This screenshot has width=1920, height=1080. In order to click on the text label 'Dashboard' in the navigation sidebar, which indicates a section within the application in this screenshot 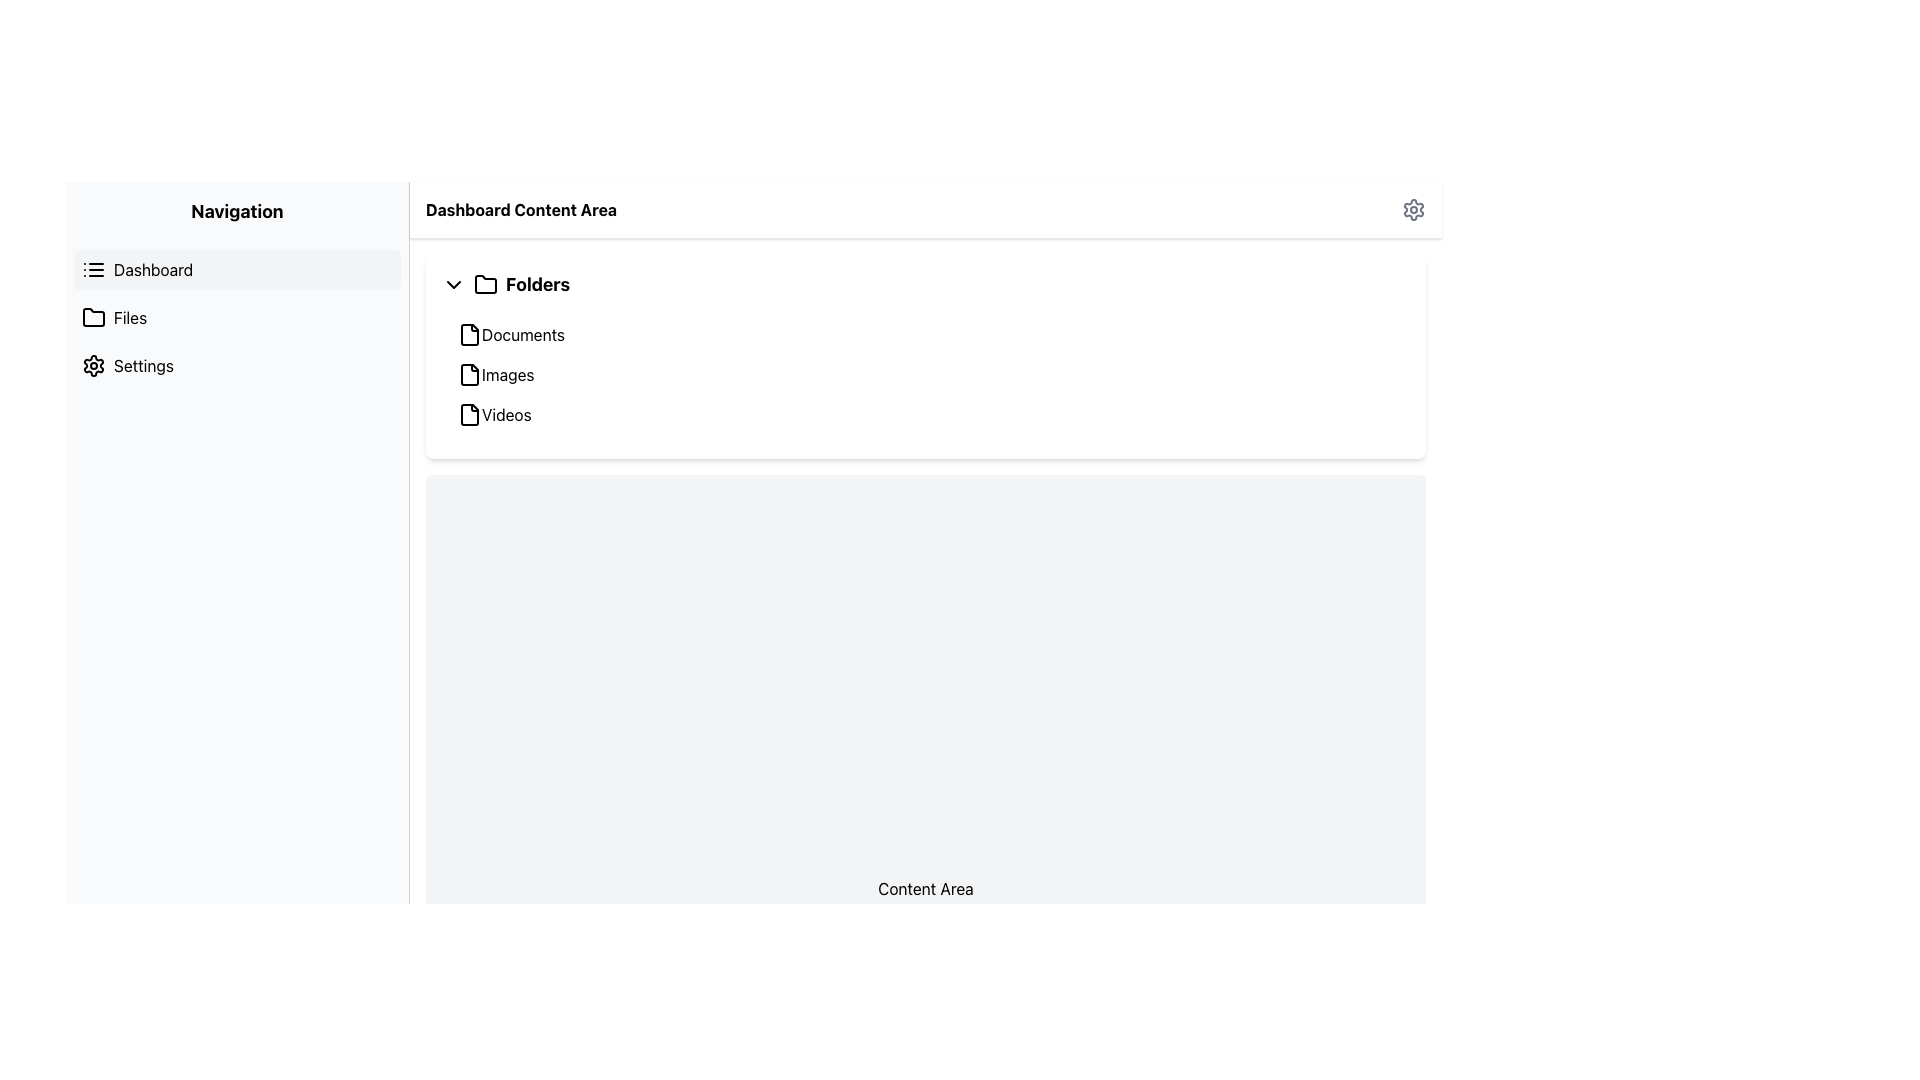, I will do `click(152, 270)`.